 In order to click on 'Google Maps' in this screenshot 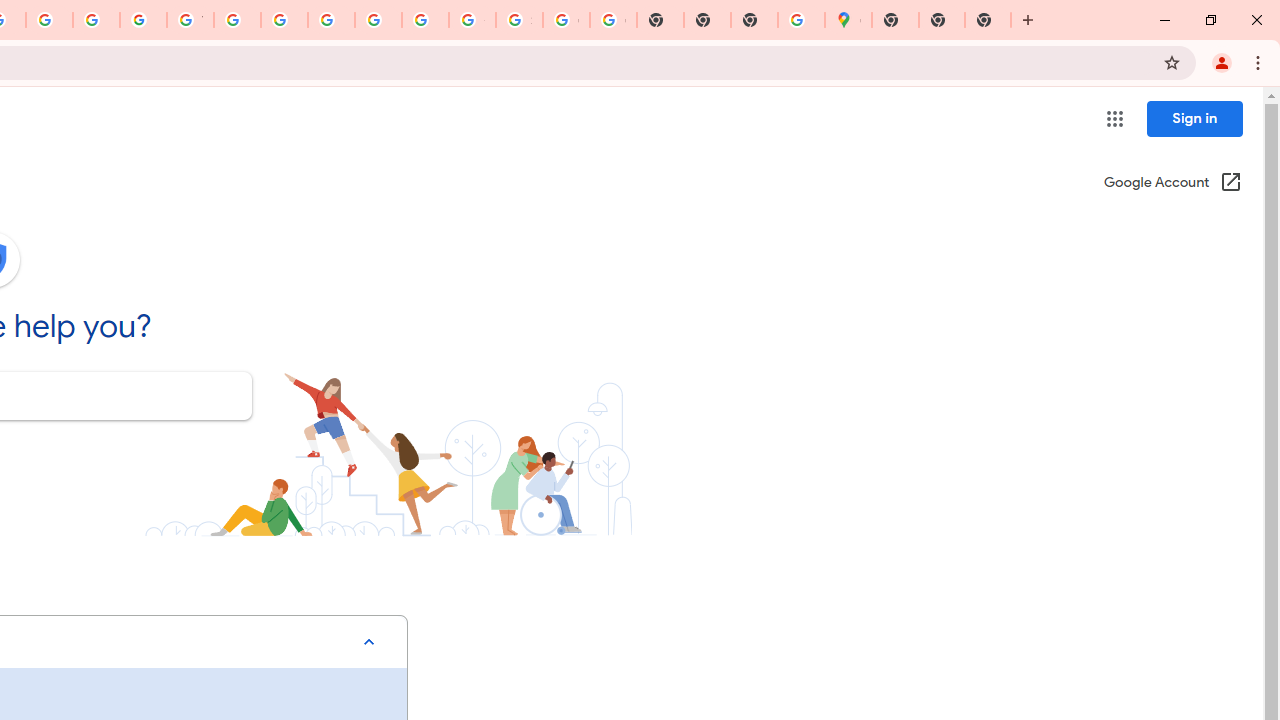, I will do `click(848, 20)`.